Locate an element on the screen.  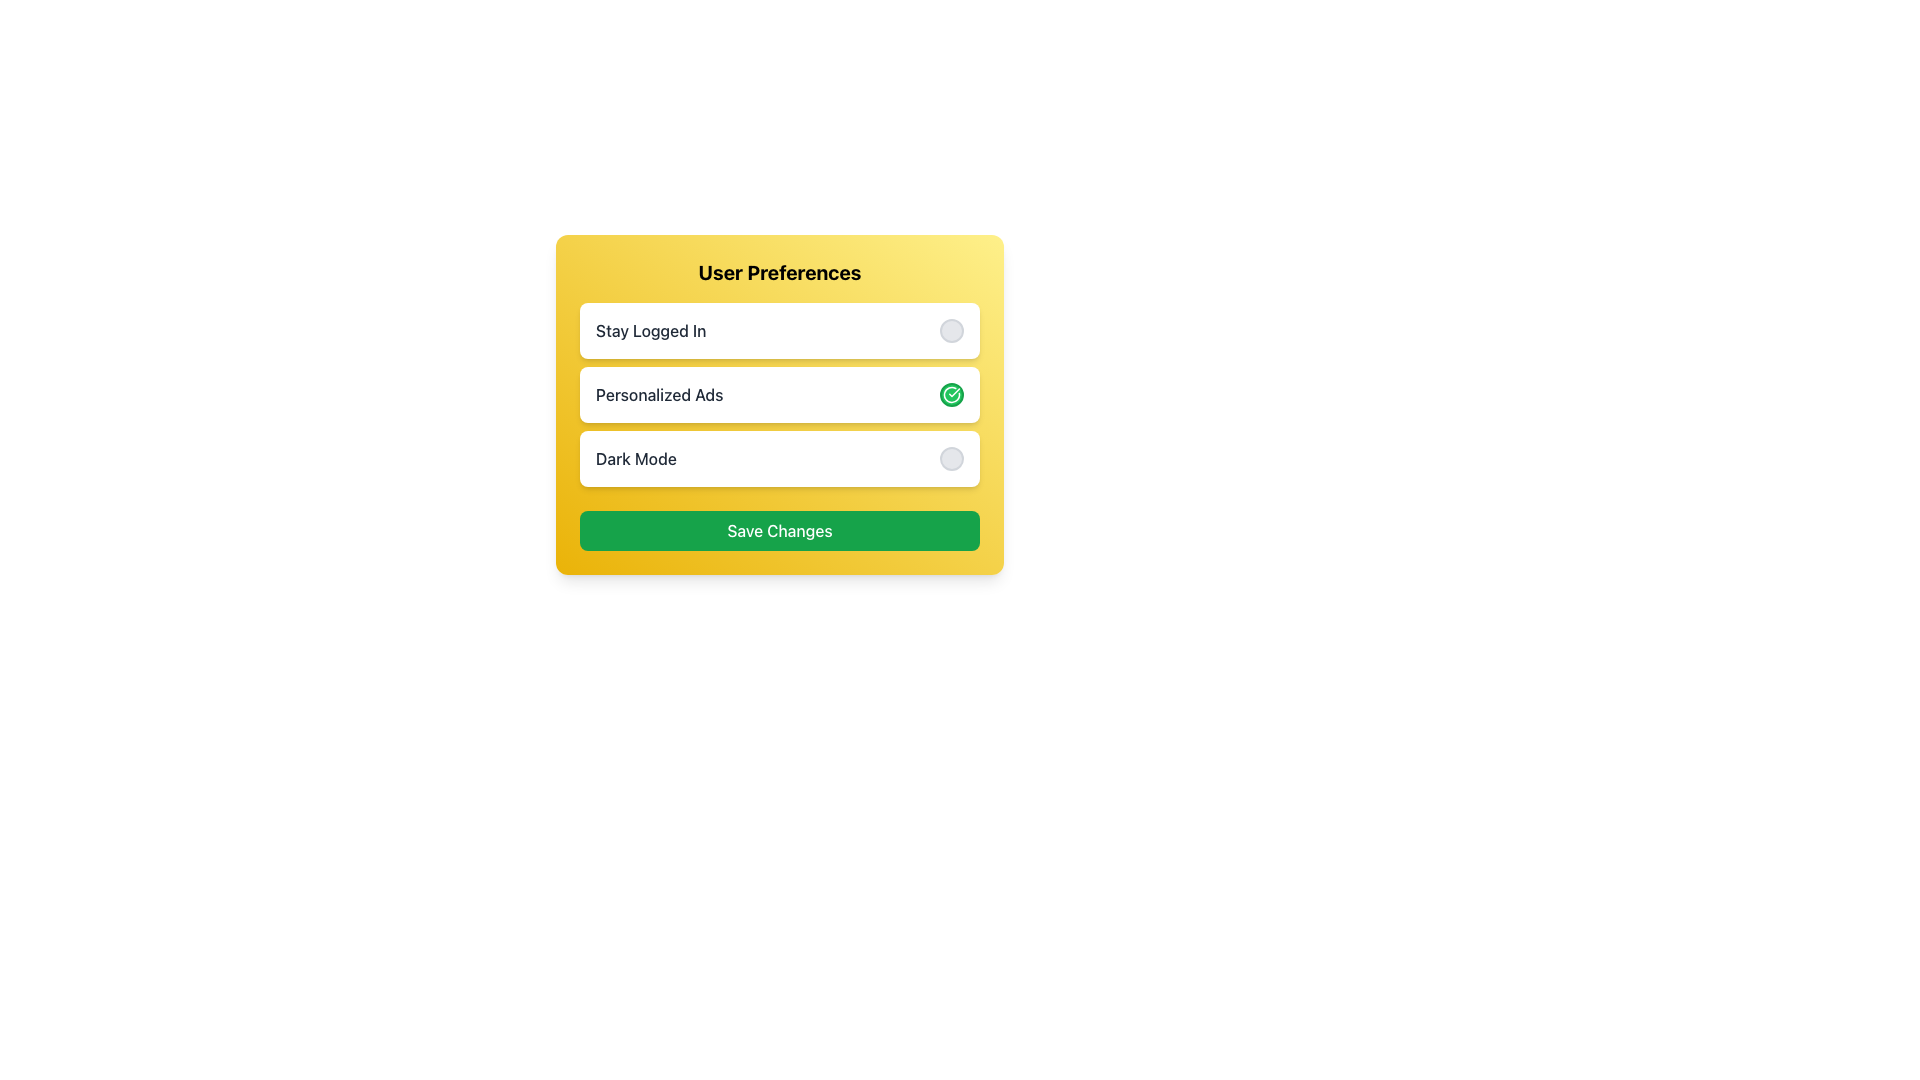
the circular toggle button with a light gray background and gray border, located in the settings panel for 'Dark Mode' is located at coordinates (950, 459).